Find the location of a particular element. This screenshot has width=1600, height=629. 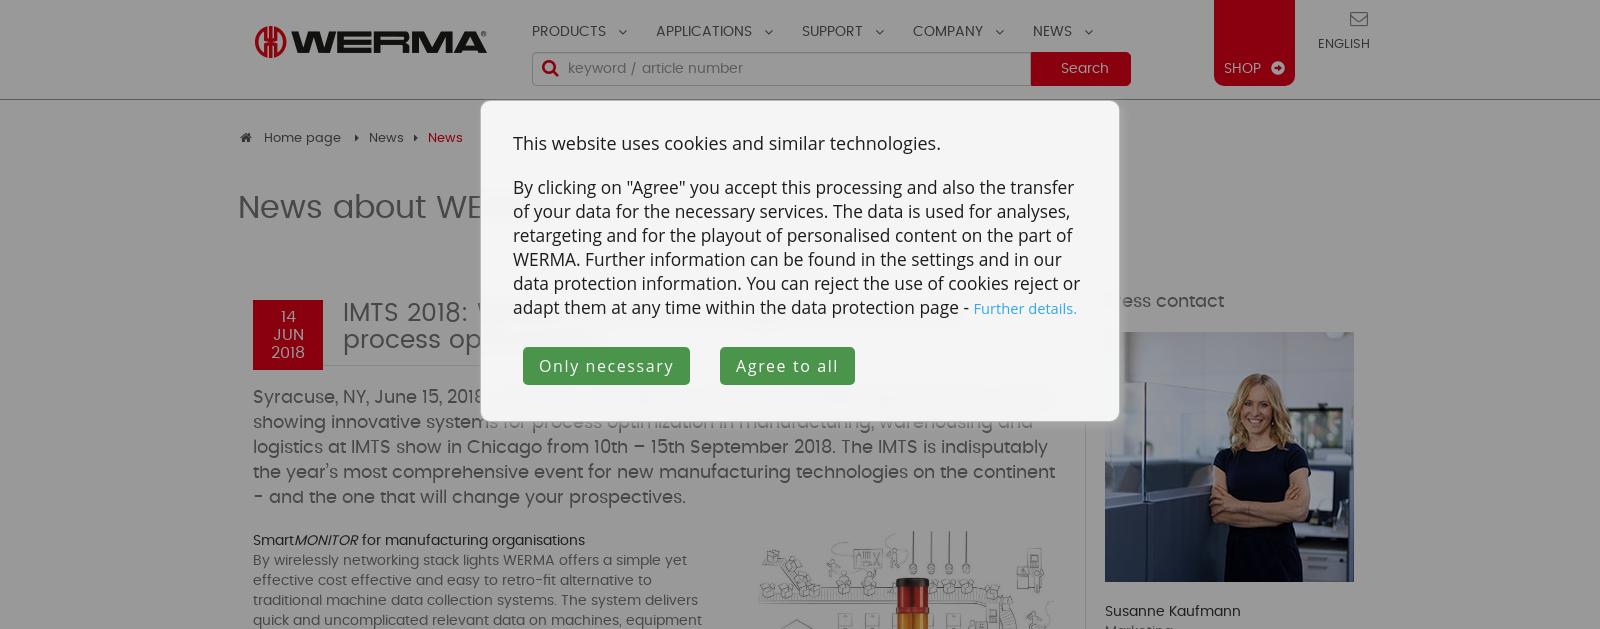

'IMTS 2018: WERMA presents intelligent systems for process optimization' is located at coordinates (652, 326).